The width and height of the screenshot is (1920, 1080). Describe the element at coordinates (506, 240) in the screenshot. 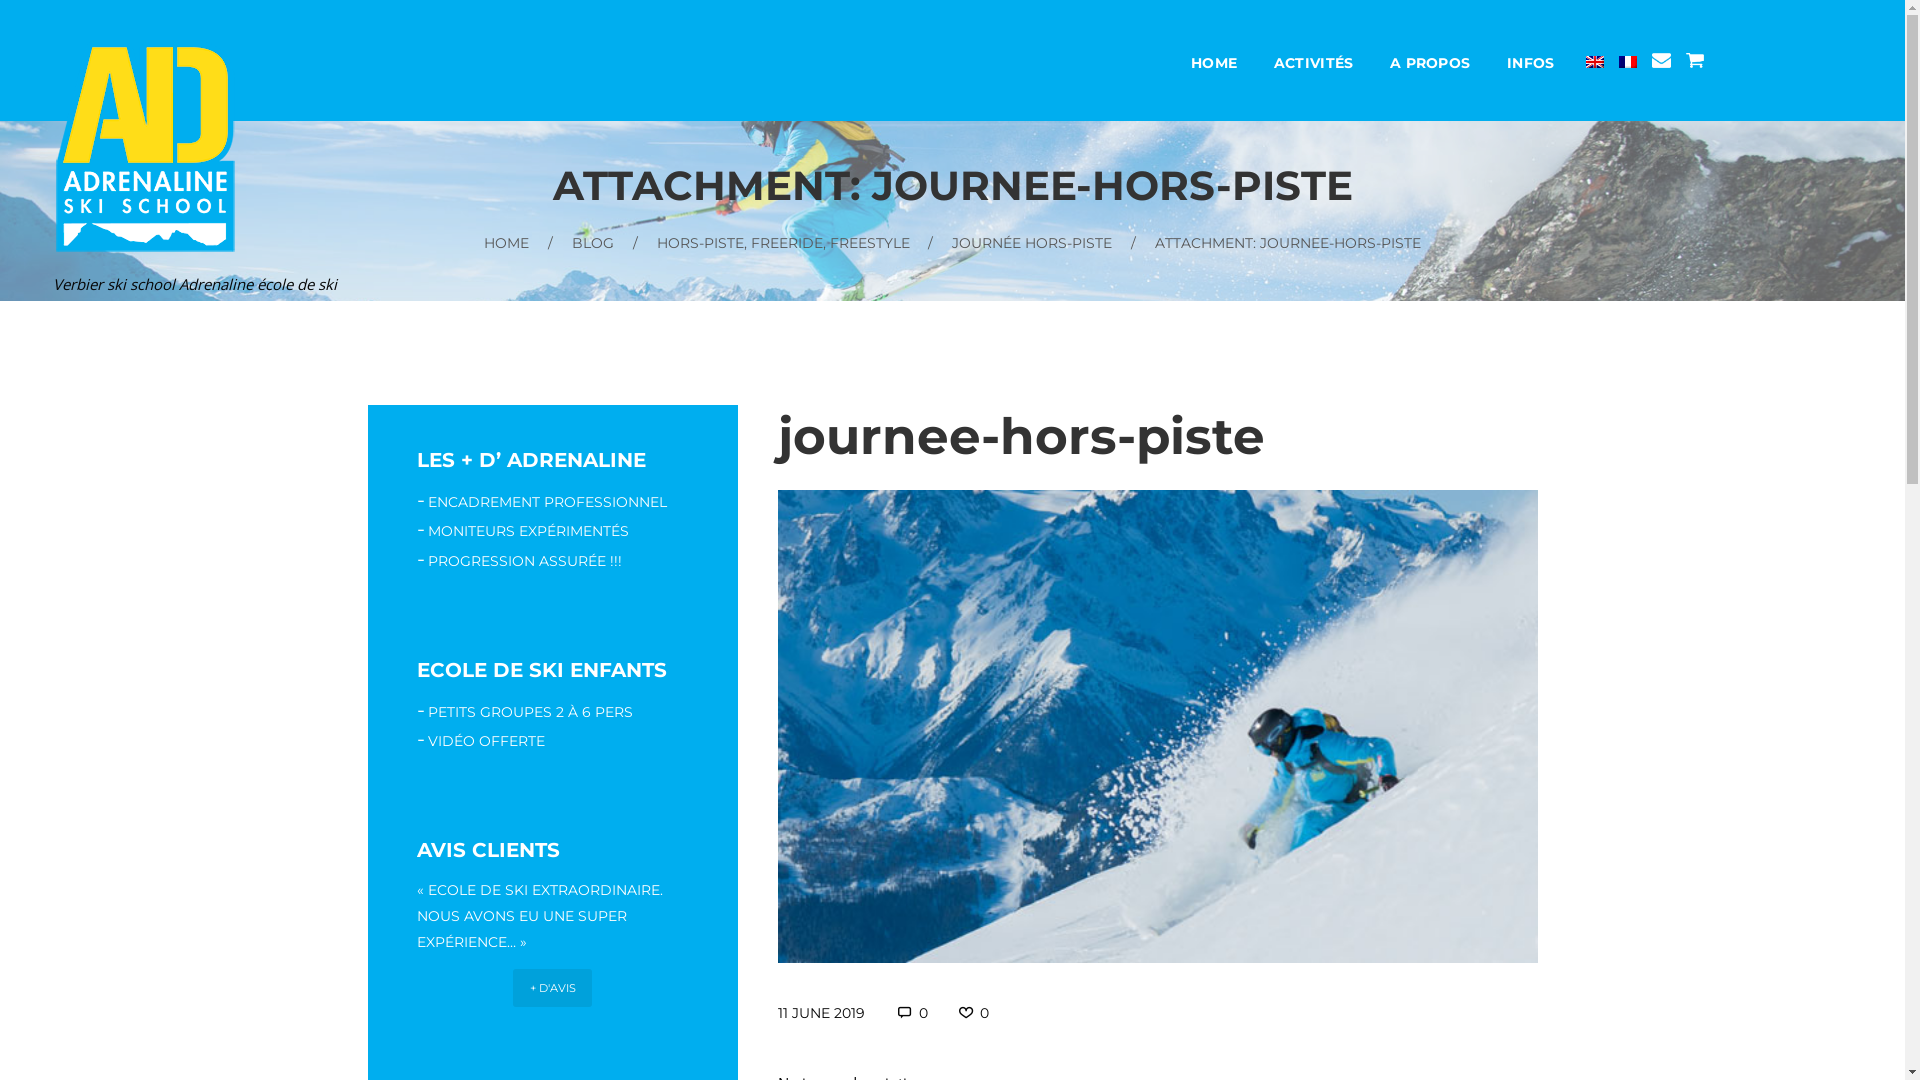

I see `'HOME'` at that location.